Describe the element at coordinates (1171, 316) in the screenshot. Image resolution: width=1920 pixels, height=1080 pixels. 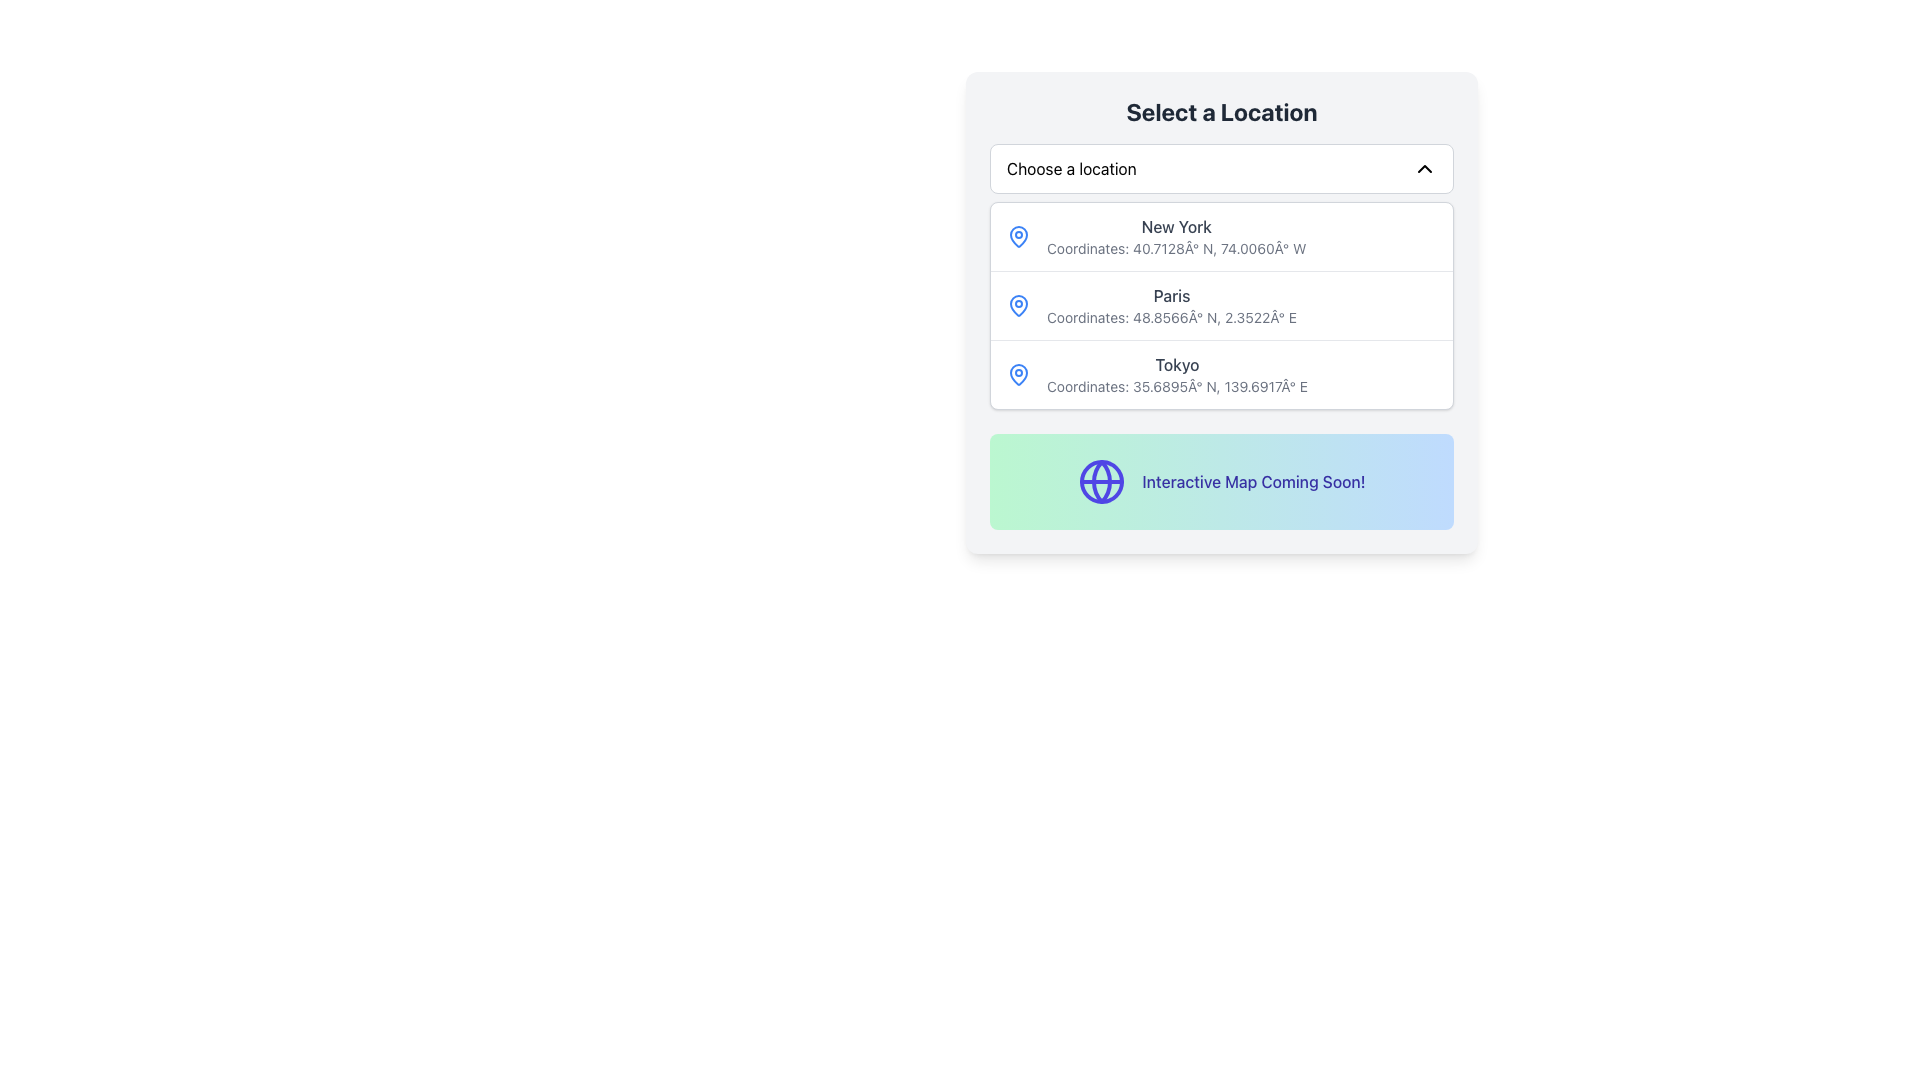
I see `the text label displaying 'Coordinates: 48.8566° N, 2.3522° E' which is part of the second location option for 'Paris' in the list of locations` at that location.